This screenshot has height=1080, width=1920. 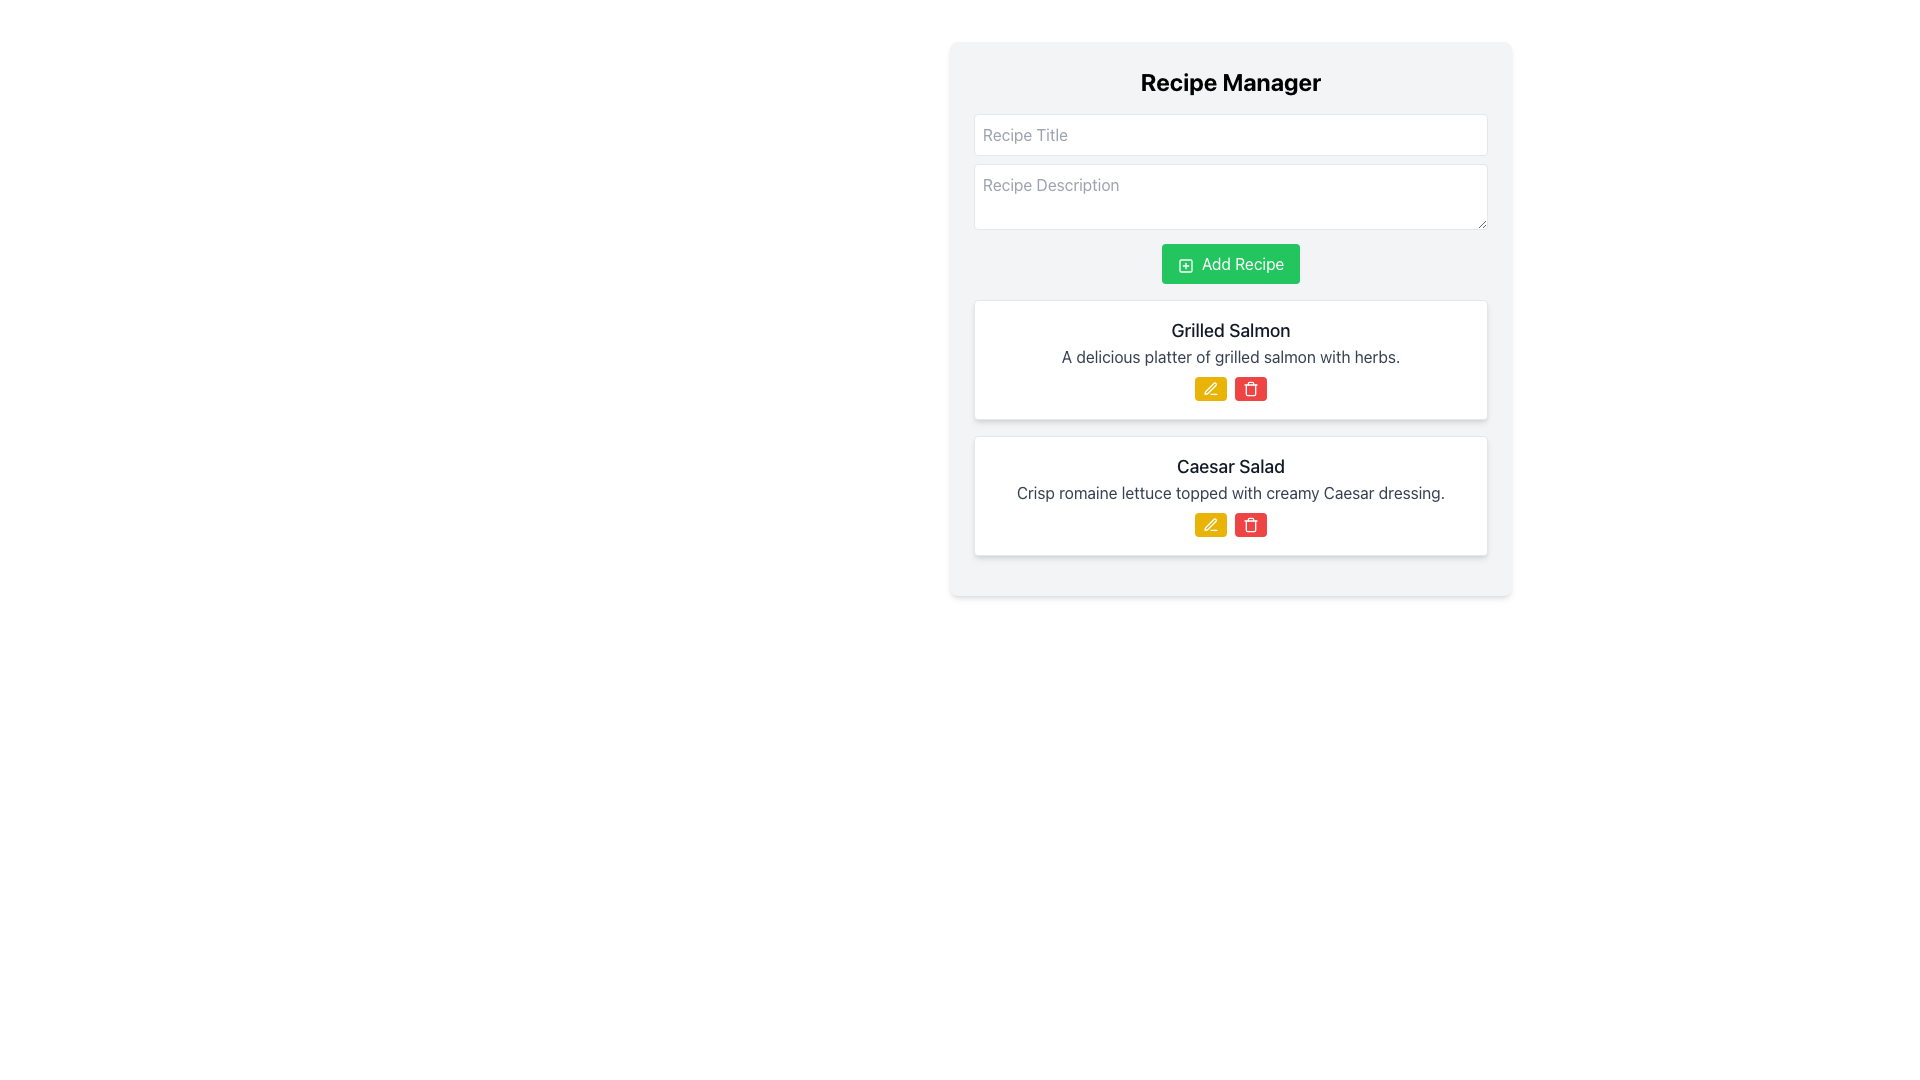 What do you see at coordinates (1209, 523) in the screenshot?
I see `the small yellow button with a pen icon located in the bottom-right corner of the 'Caesar Salad' section` at bounding box center [1209, 523].